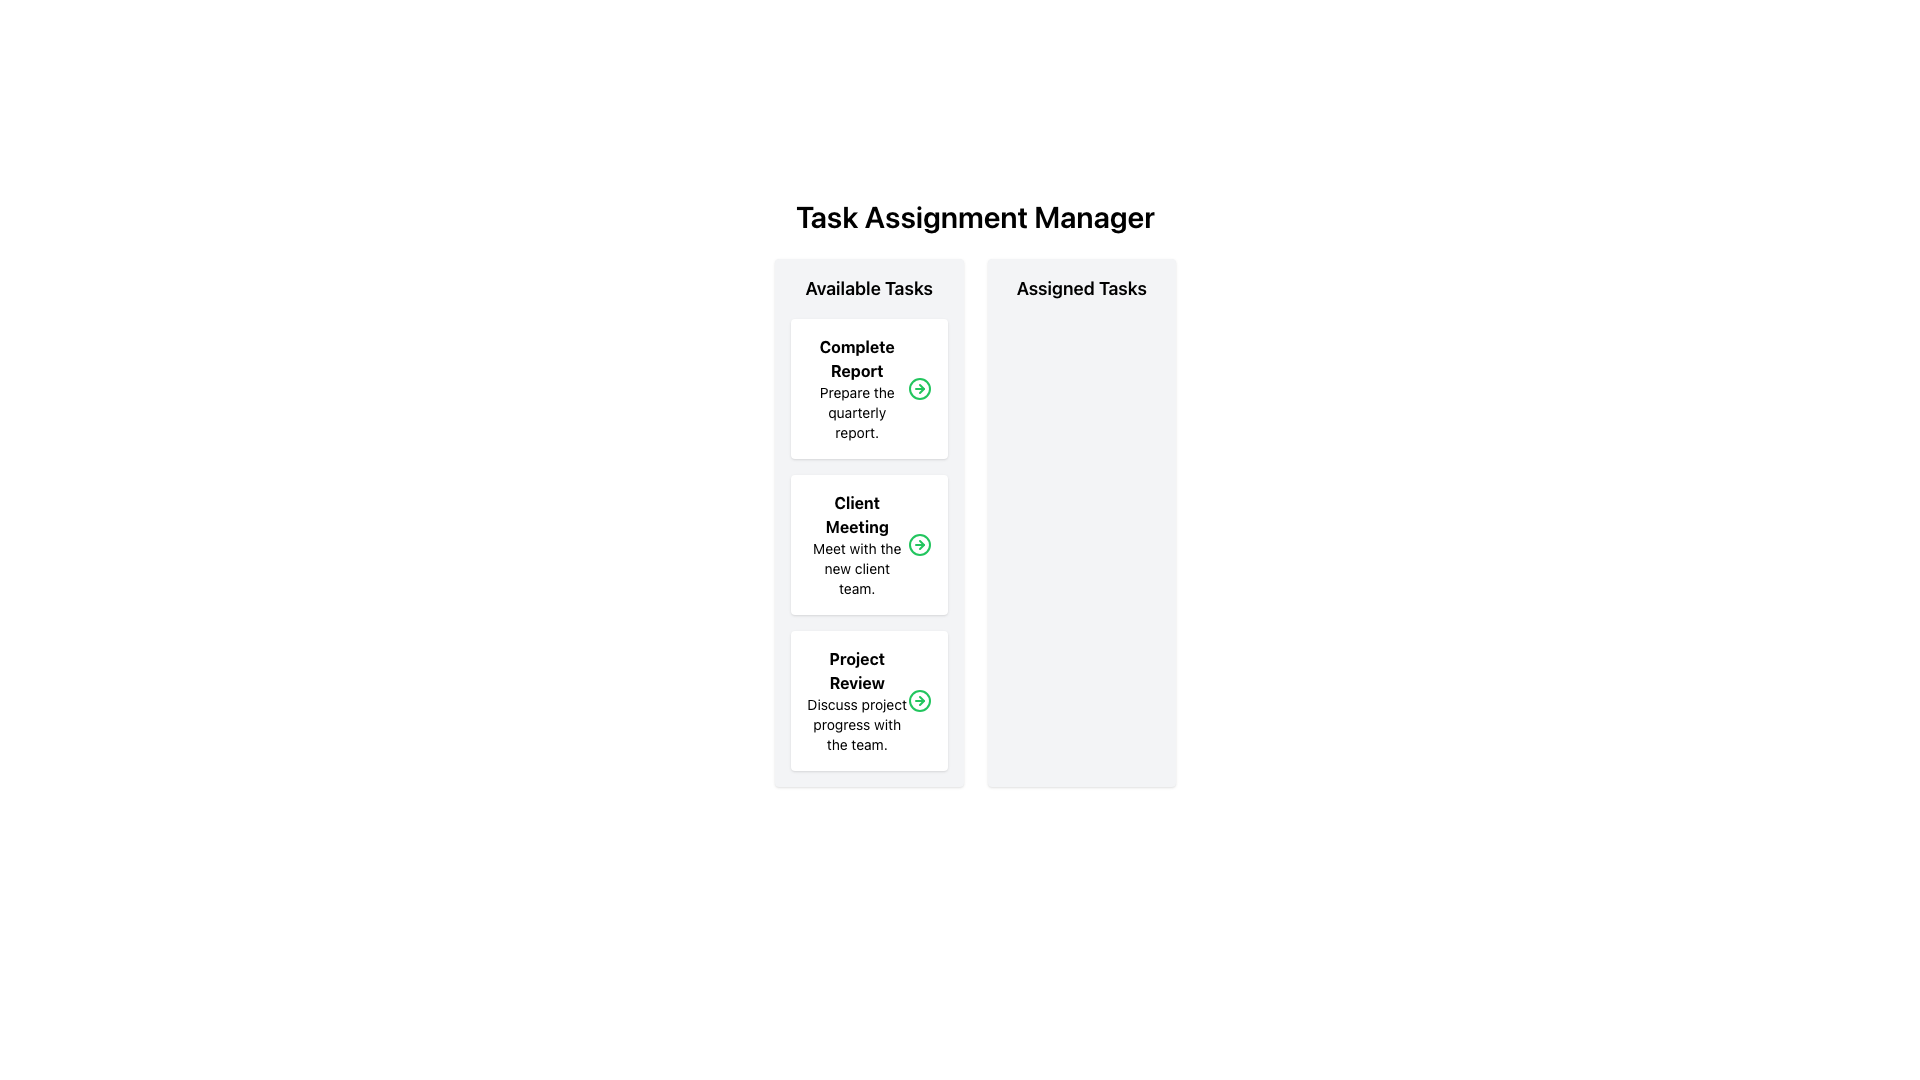 The image size is (1920, 1080). I want to click on the text block titled 'Client Meeting' which contains the description 'Meet with the new client team.' located in the second card of the 'Available Tasks' column, so click(857, 544).